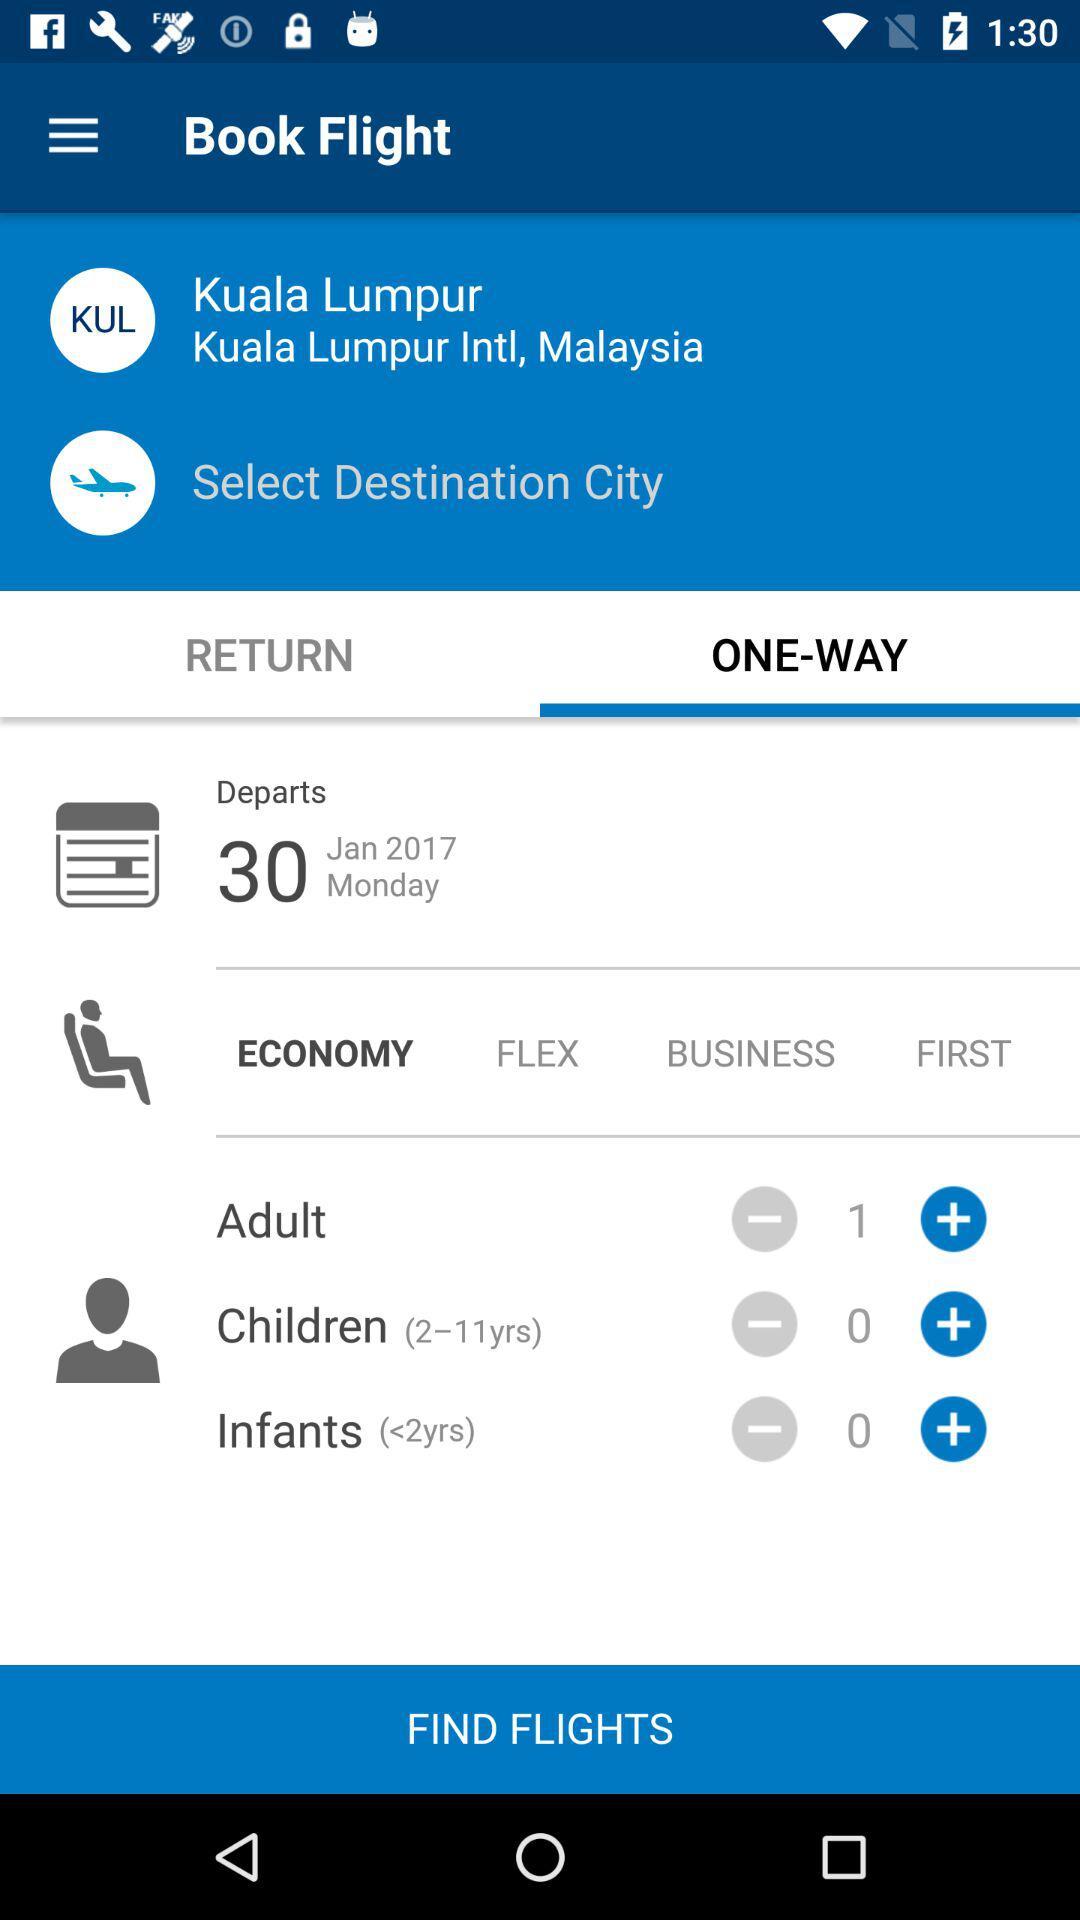  What do you see at coordinates (952, 1324) in the screenshot?
I see `the add icon` at bounding box center [952, 1324].